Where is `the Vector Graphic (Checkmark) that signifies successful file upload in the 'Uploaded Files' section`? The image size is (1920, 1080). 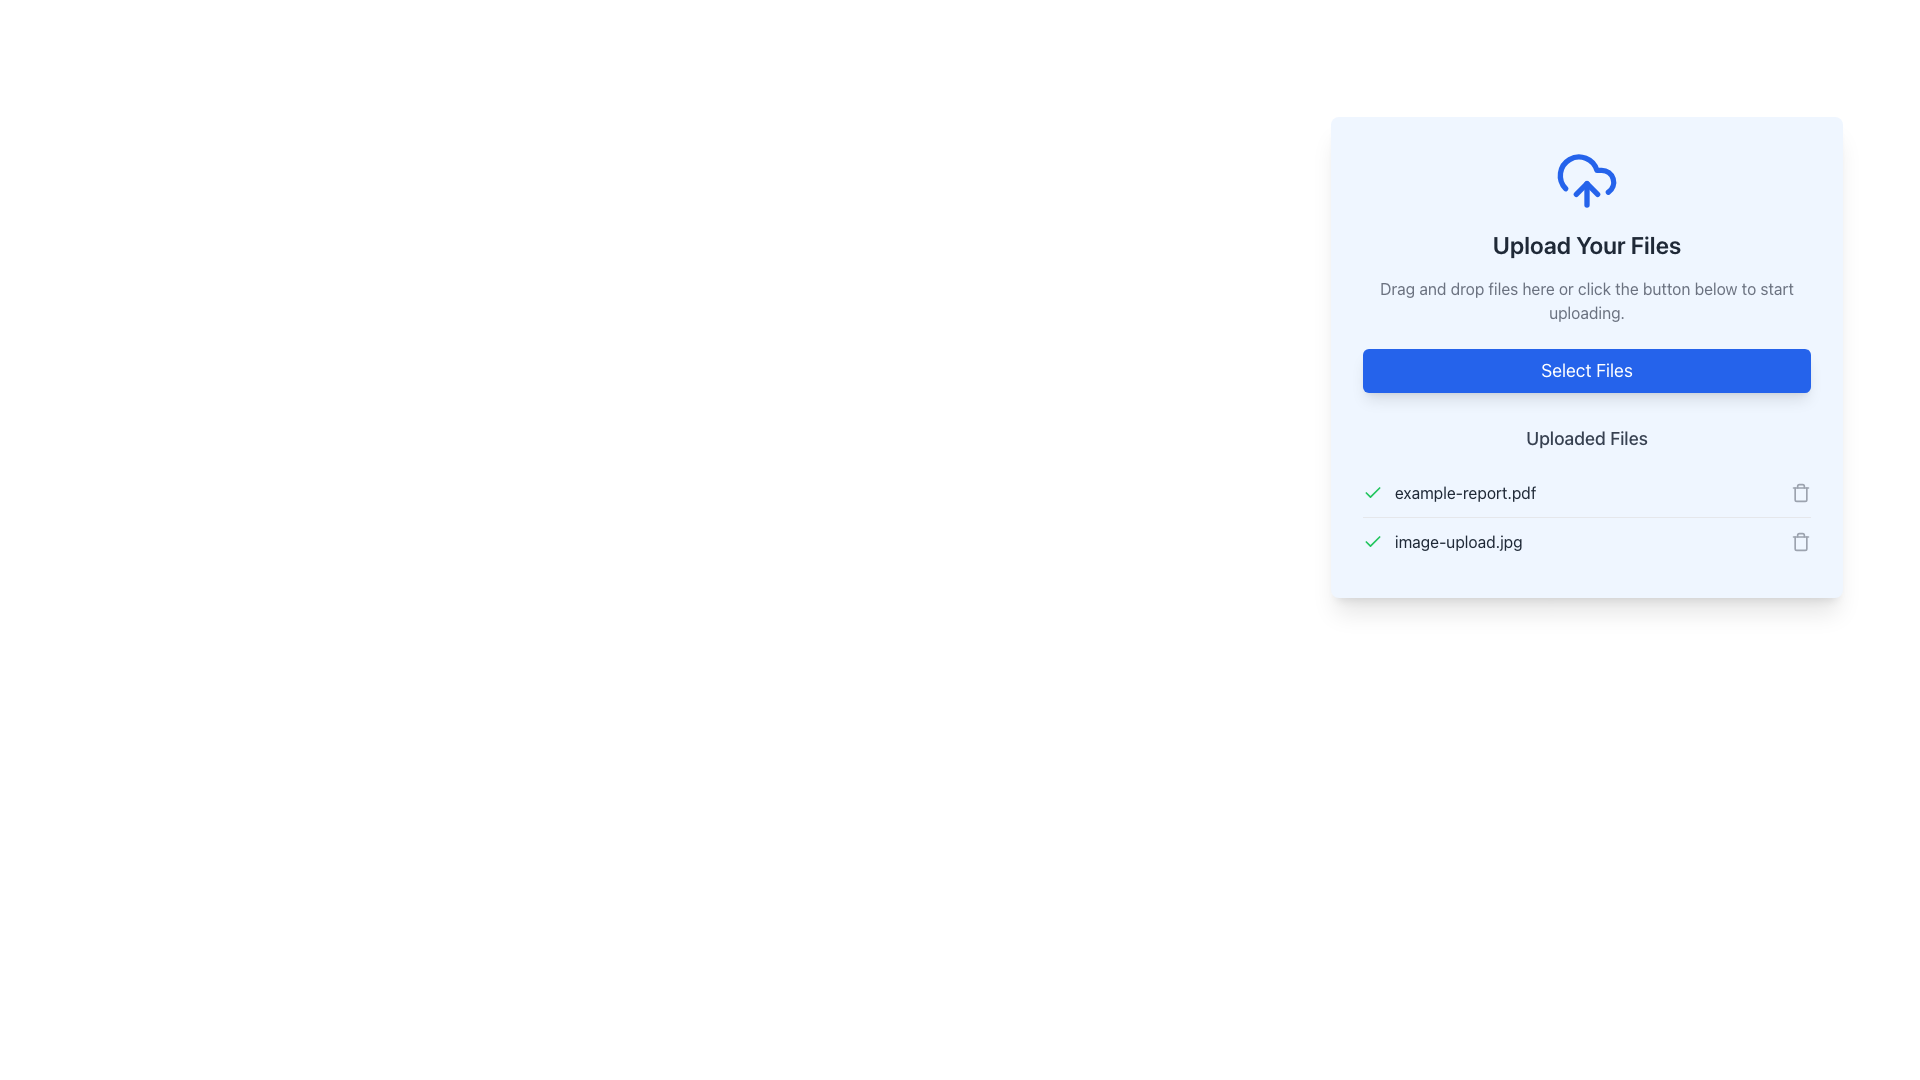
the Vector Graphic (Checkmark) that signifies successful file upload in the 'Uploaded Files' section is located at coordinates (1371, 540).